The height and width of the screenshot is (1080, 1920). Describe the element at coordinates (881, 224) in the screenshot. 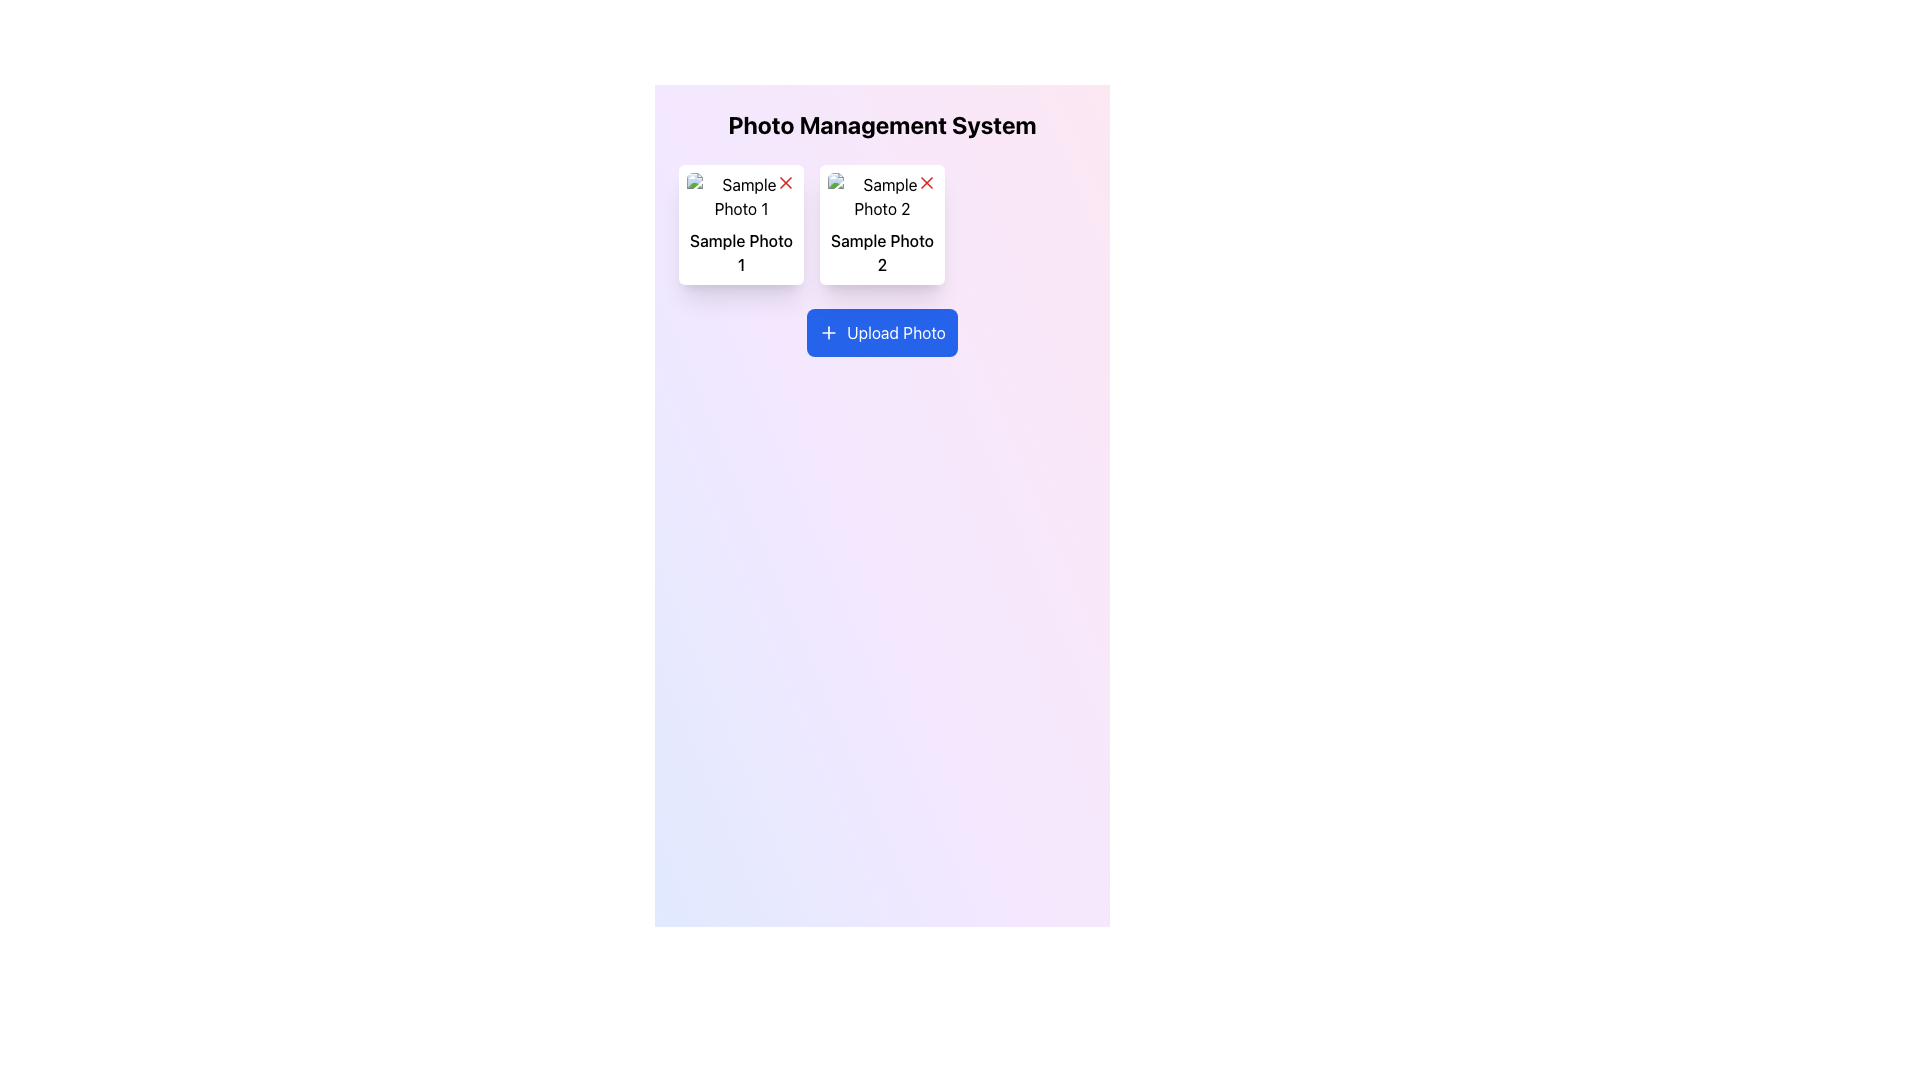

I see `the photo card located in the photo management grid, which is positioned just below the 'Photo Management System' header` at that location.